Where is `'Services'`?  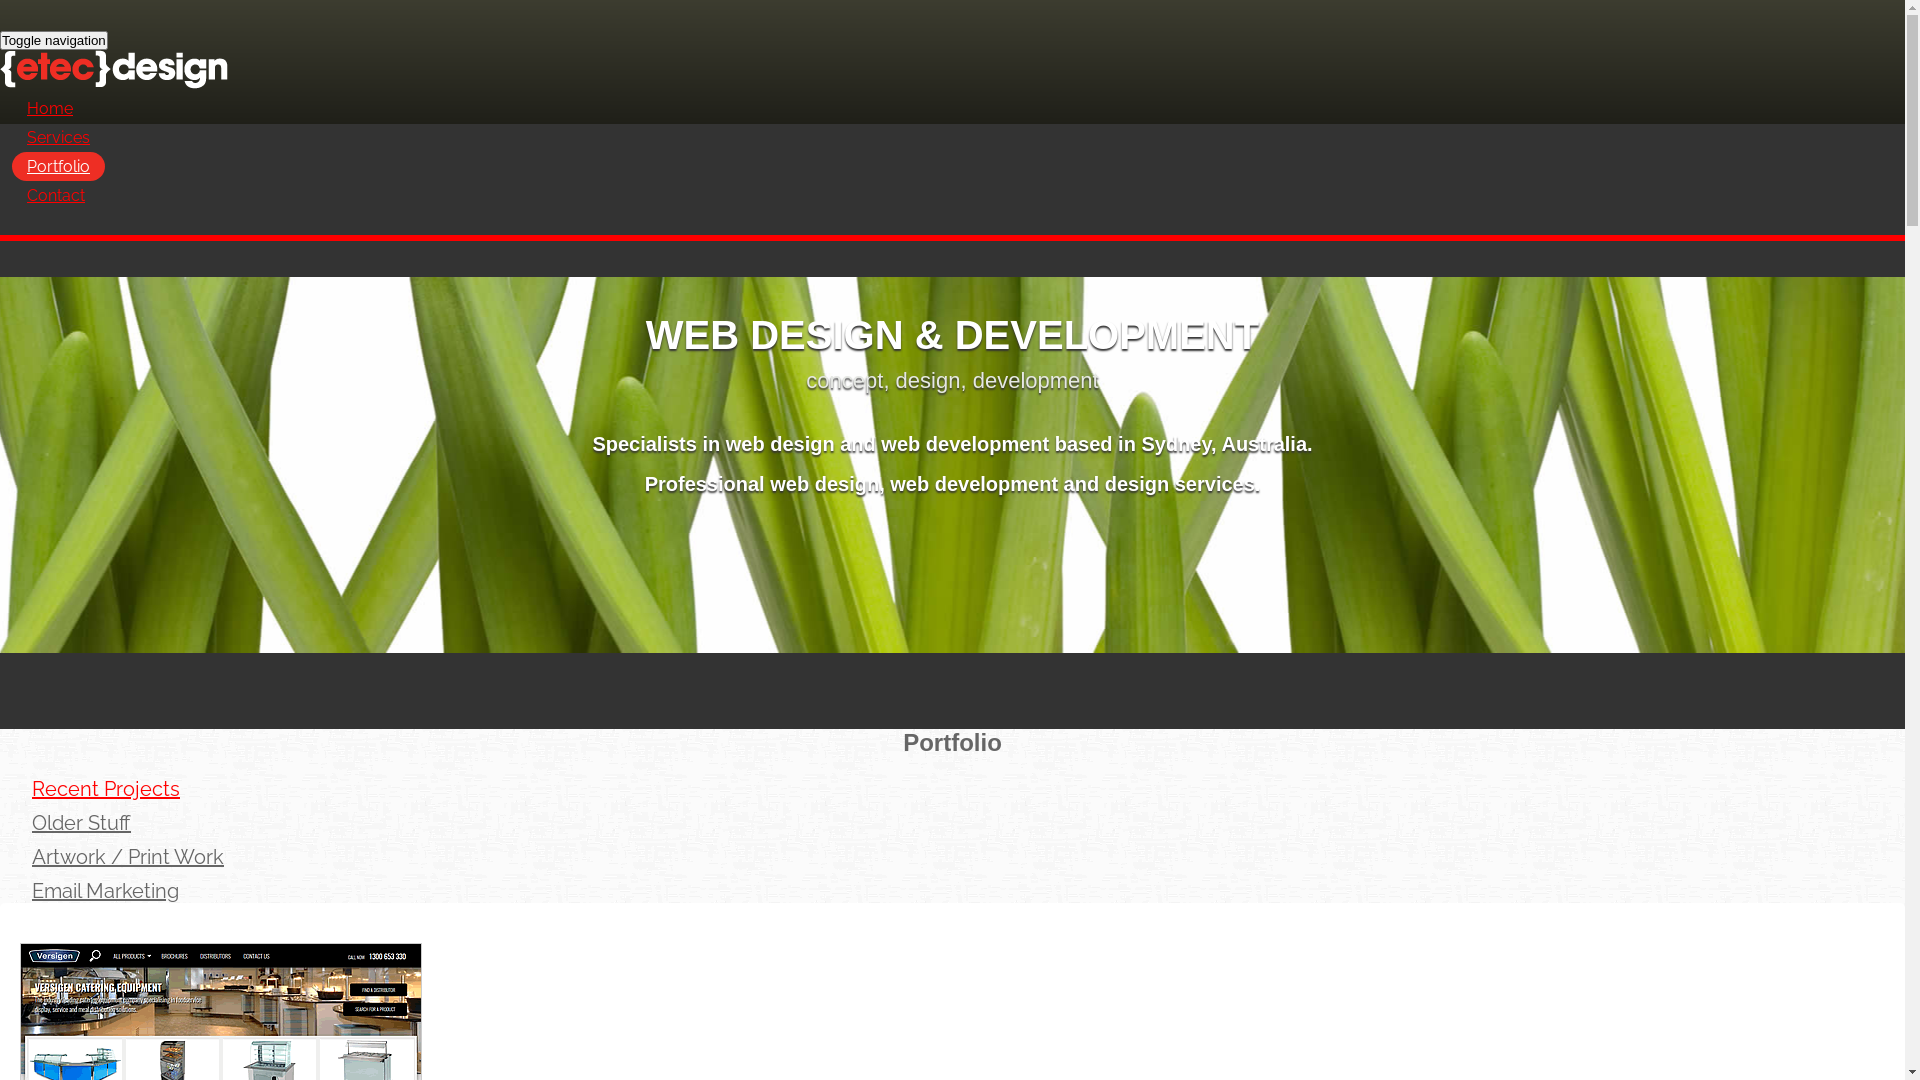 'Services' is located at coordinates (58, 136).